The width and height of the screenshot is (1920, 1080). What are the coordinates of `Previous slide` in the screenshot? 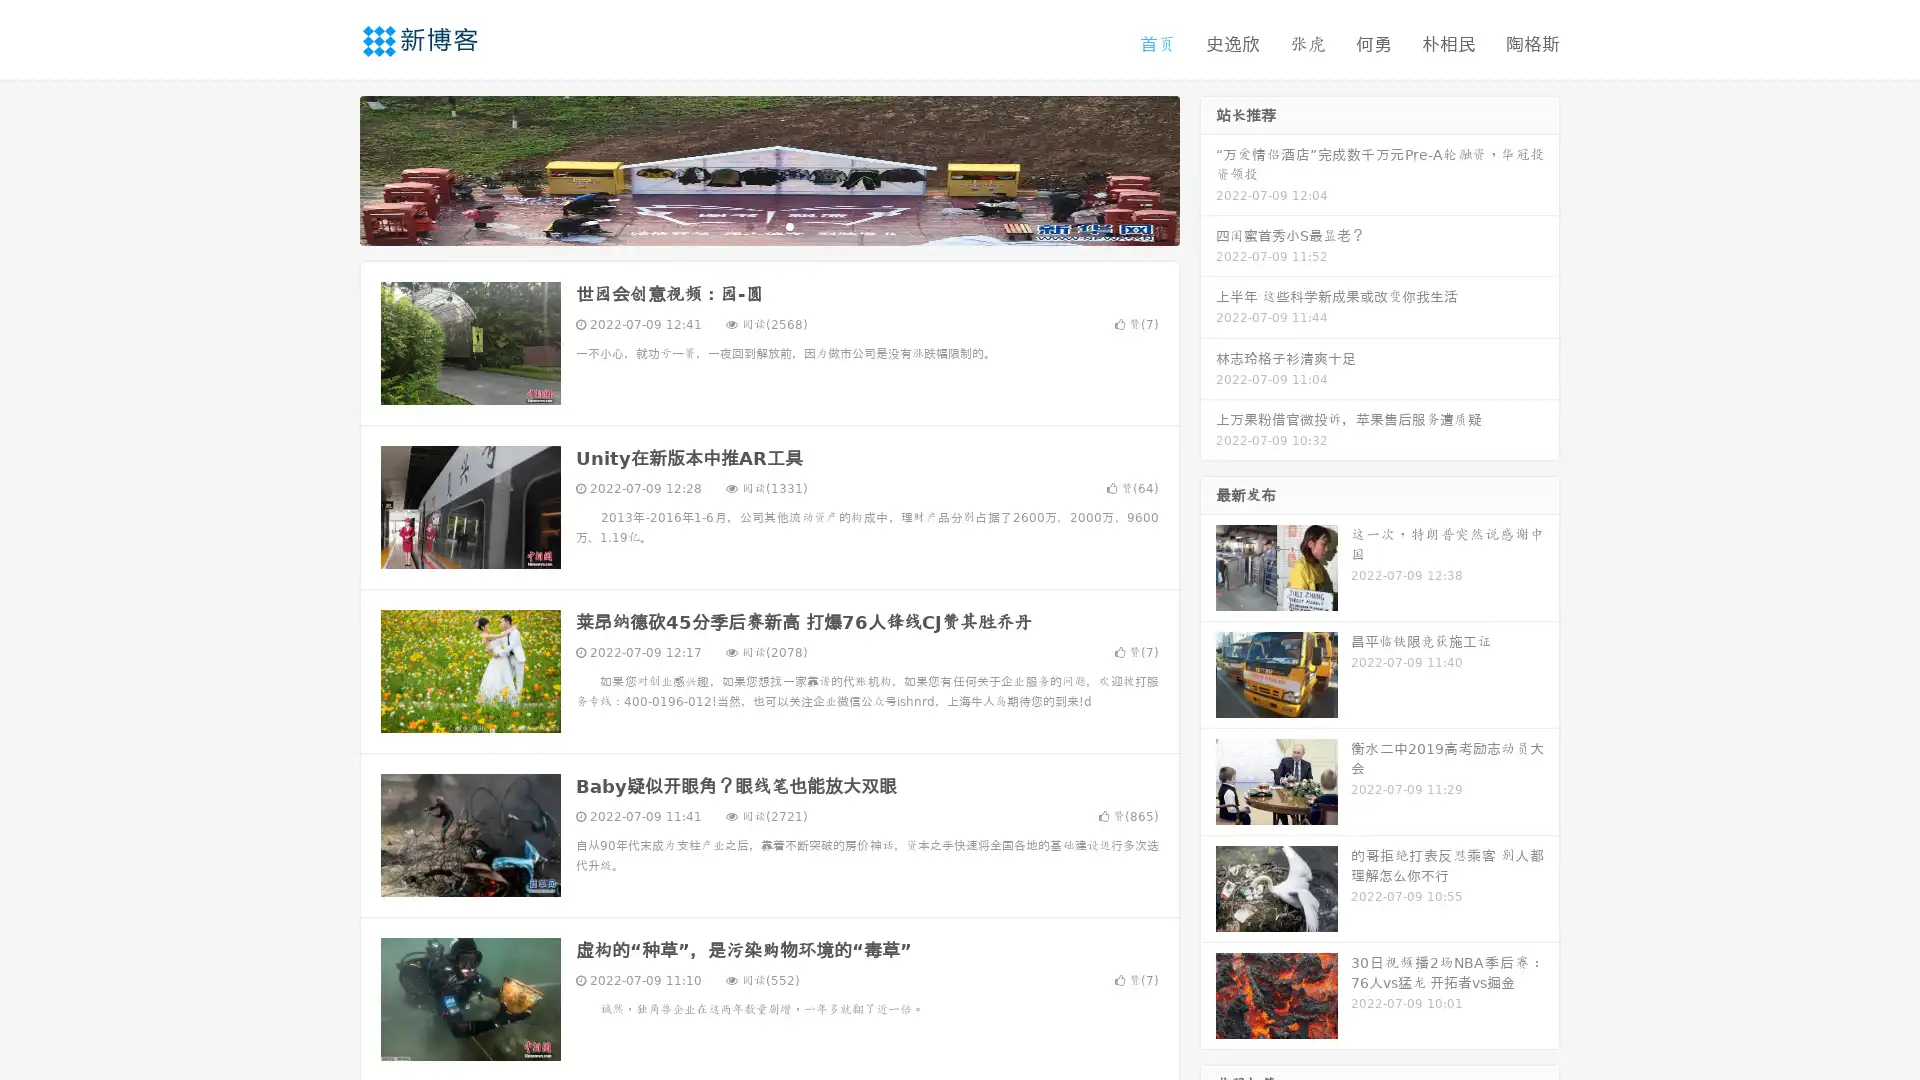 It's located at (330, 168).